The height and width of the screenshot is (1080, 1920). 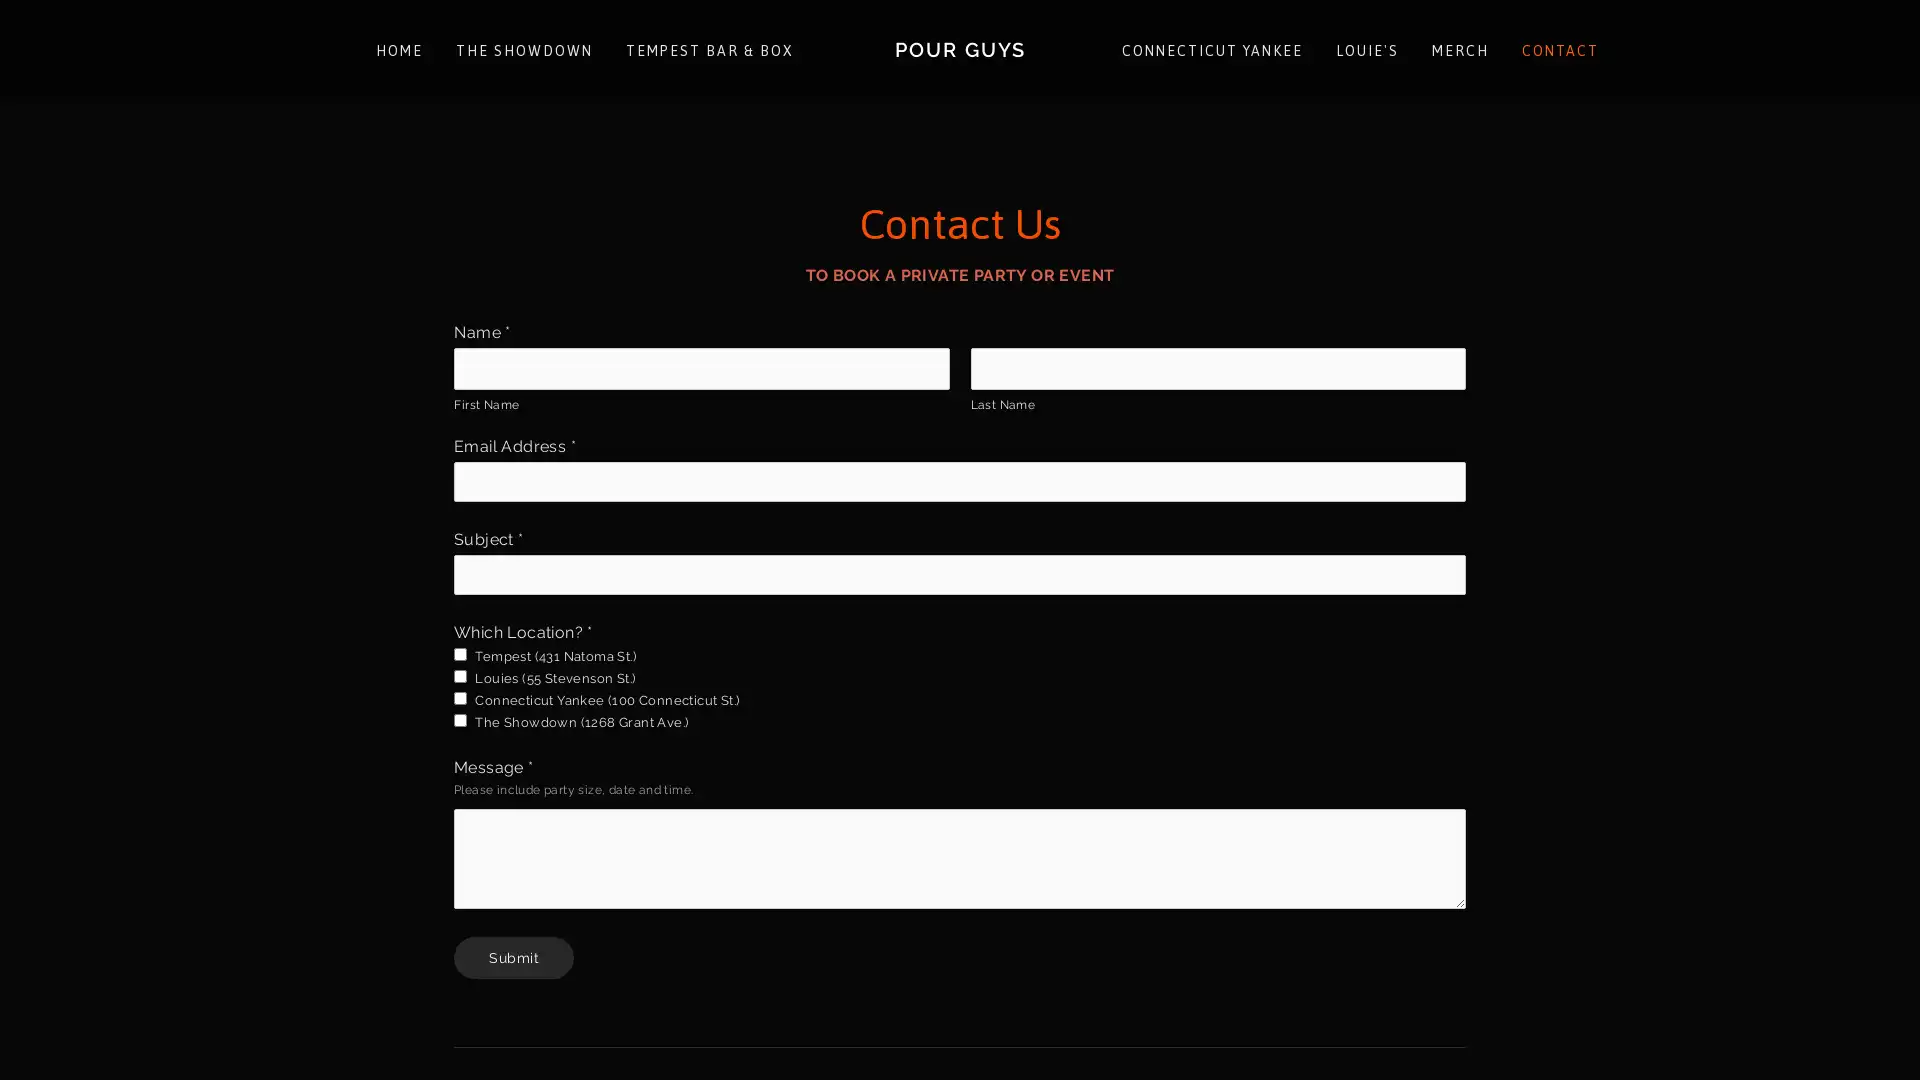 I want to click on Submit, so click(x=513, y=955).